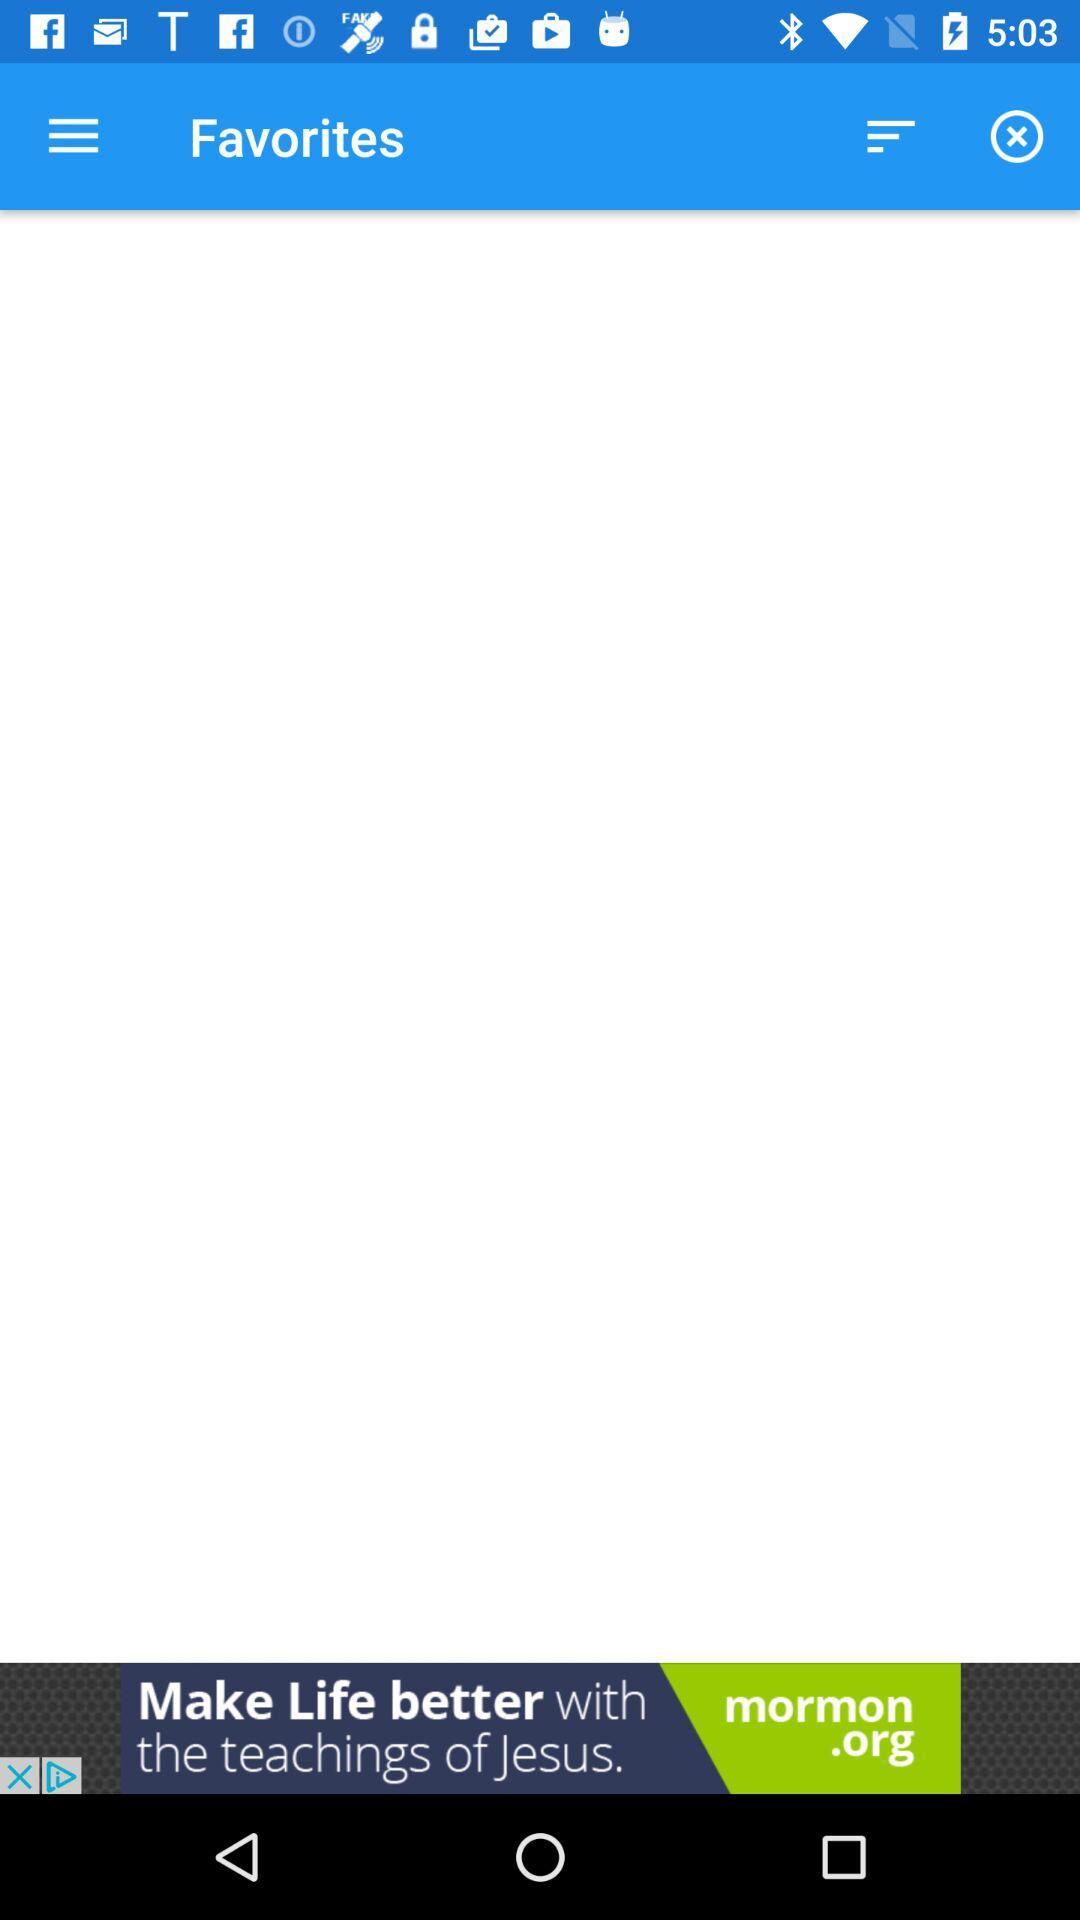 This screenshot has height=1920, width=1080. Describe the element at coordinates (540, 1727) in the screenshot. I see `mormon.org advertisement` at that location.